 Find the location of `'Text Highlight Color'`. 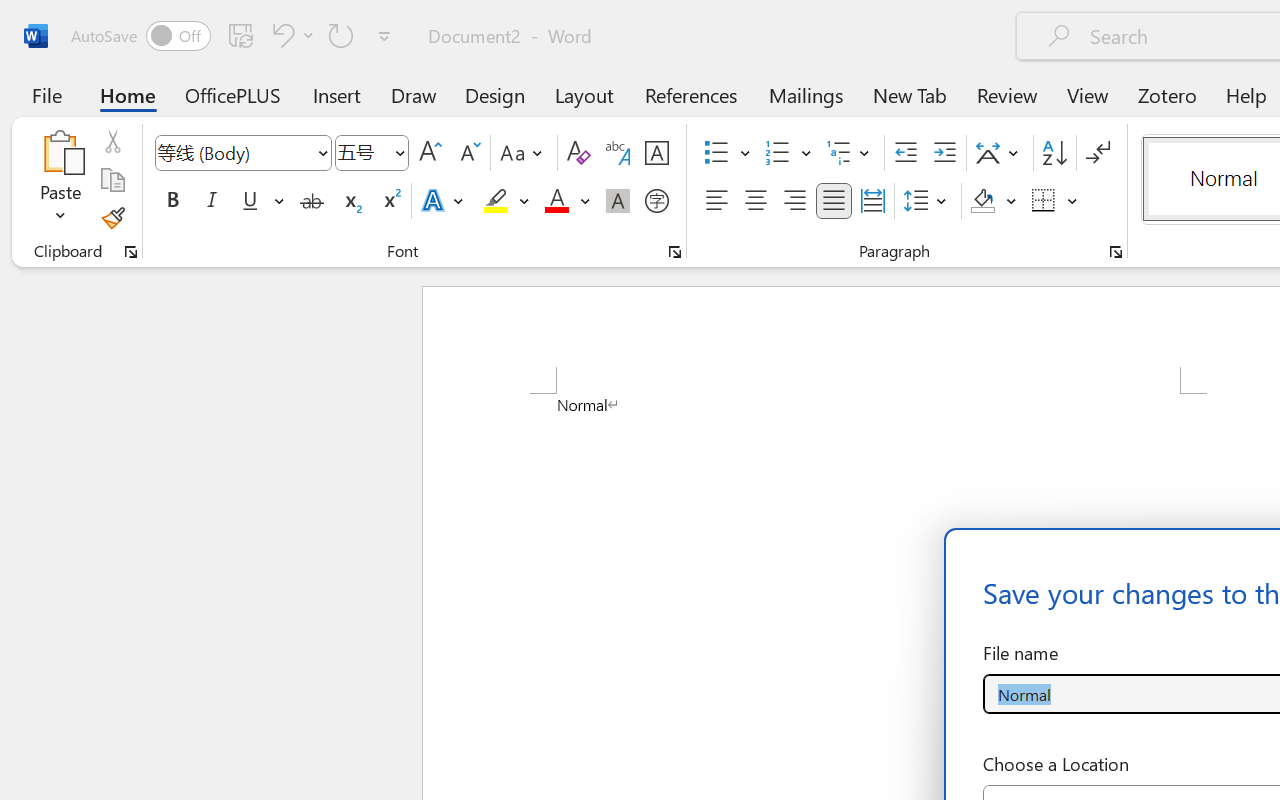

'Text Highlight Color' is located at coordinates (506, 201).